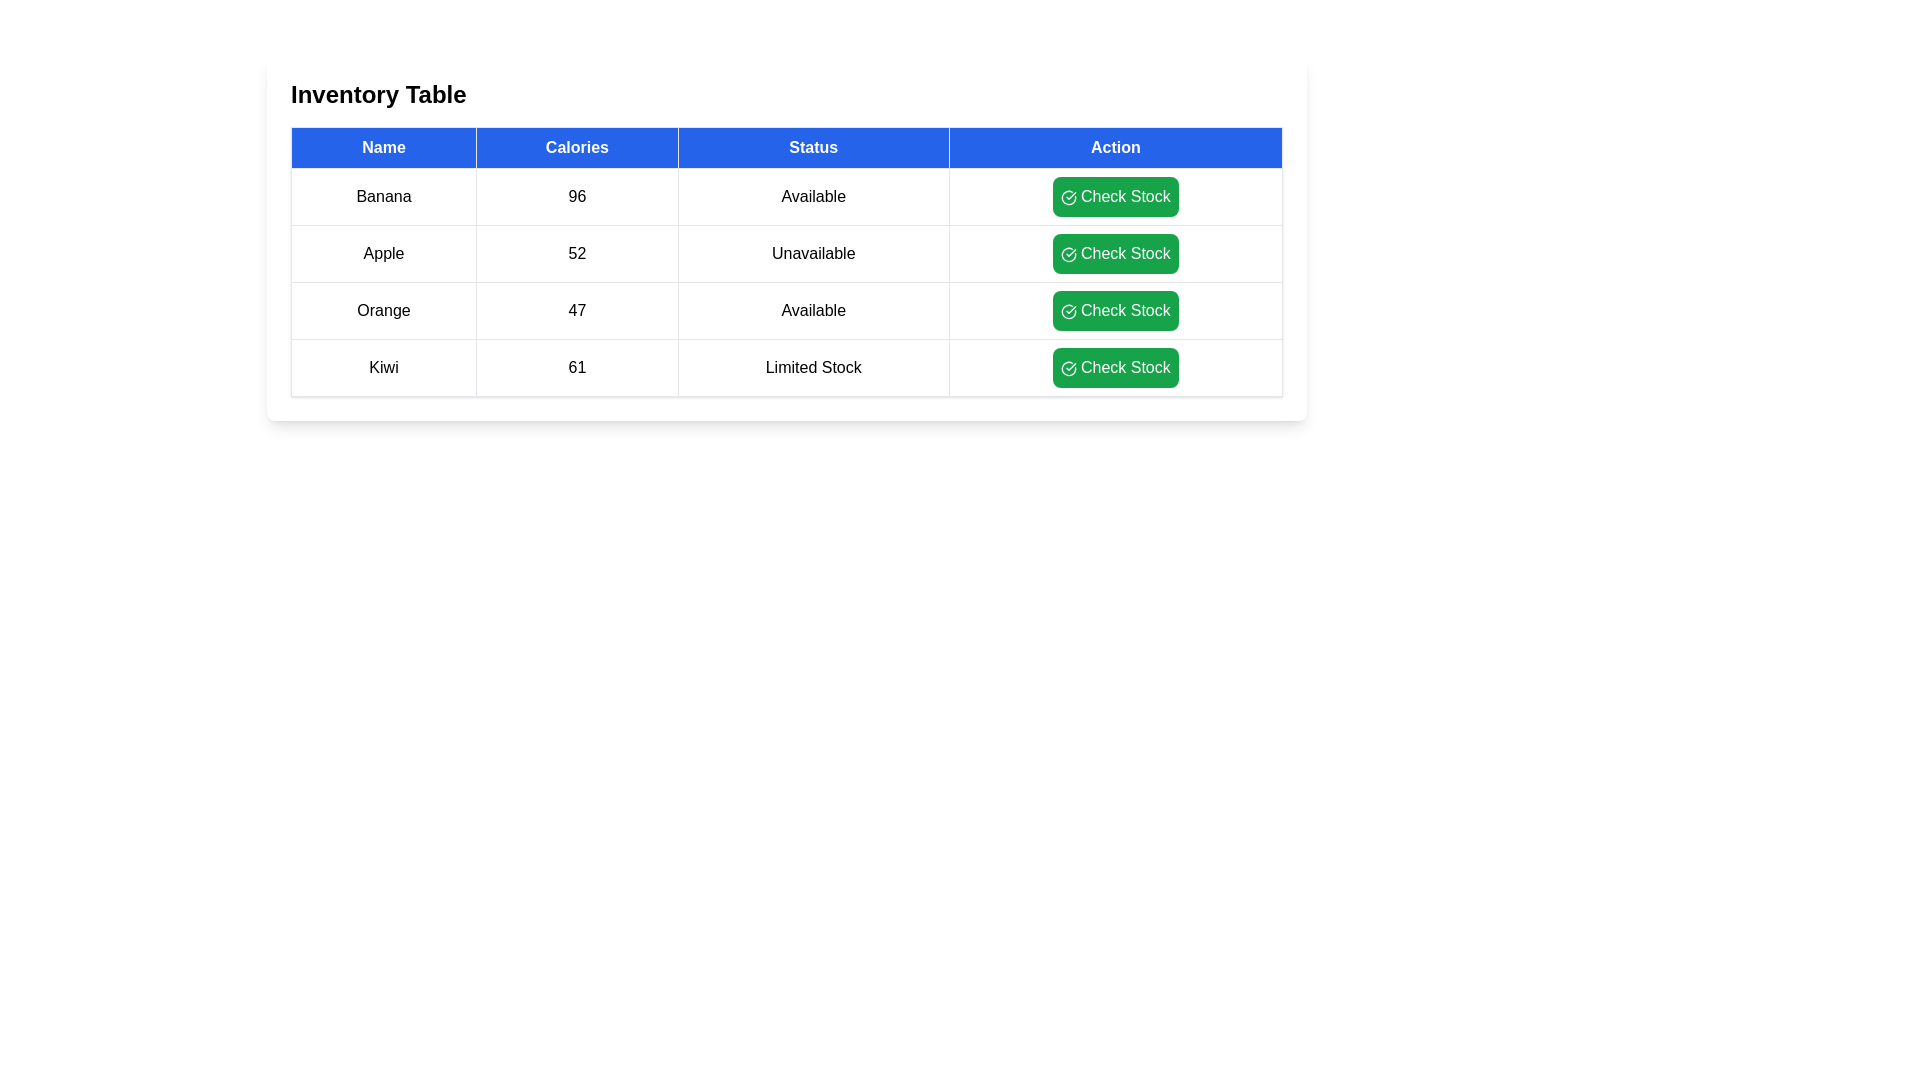 The height and width of the screenshot is (1080, 1920). I want to click on the row corresponding to Kiwi by clicking on it, so click(384, 367).